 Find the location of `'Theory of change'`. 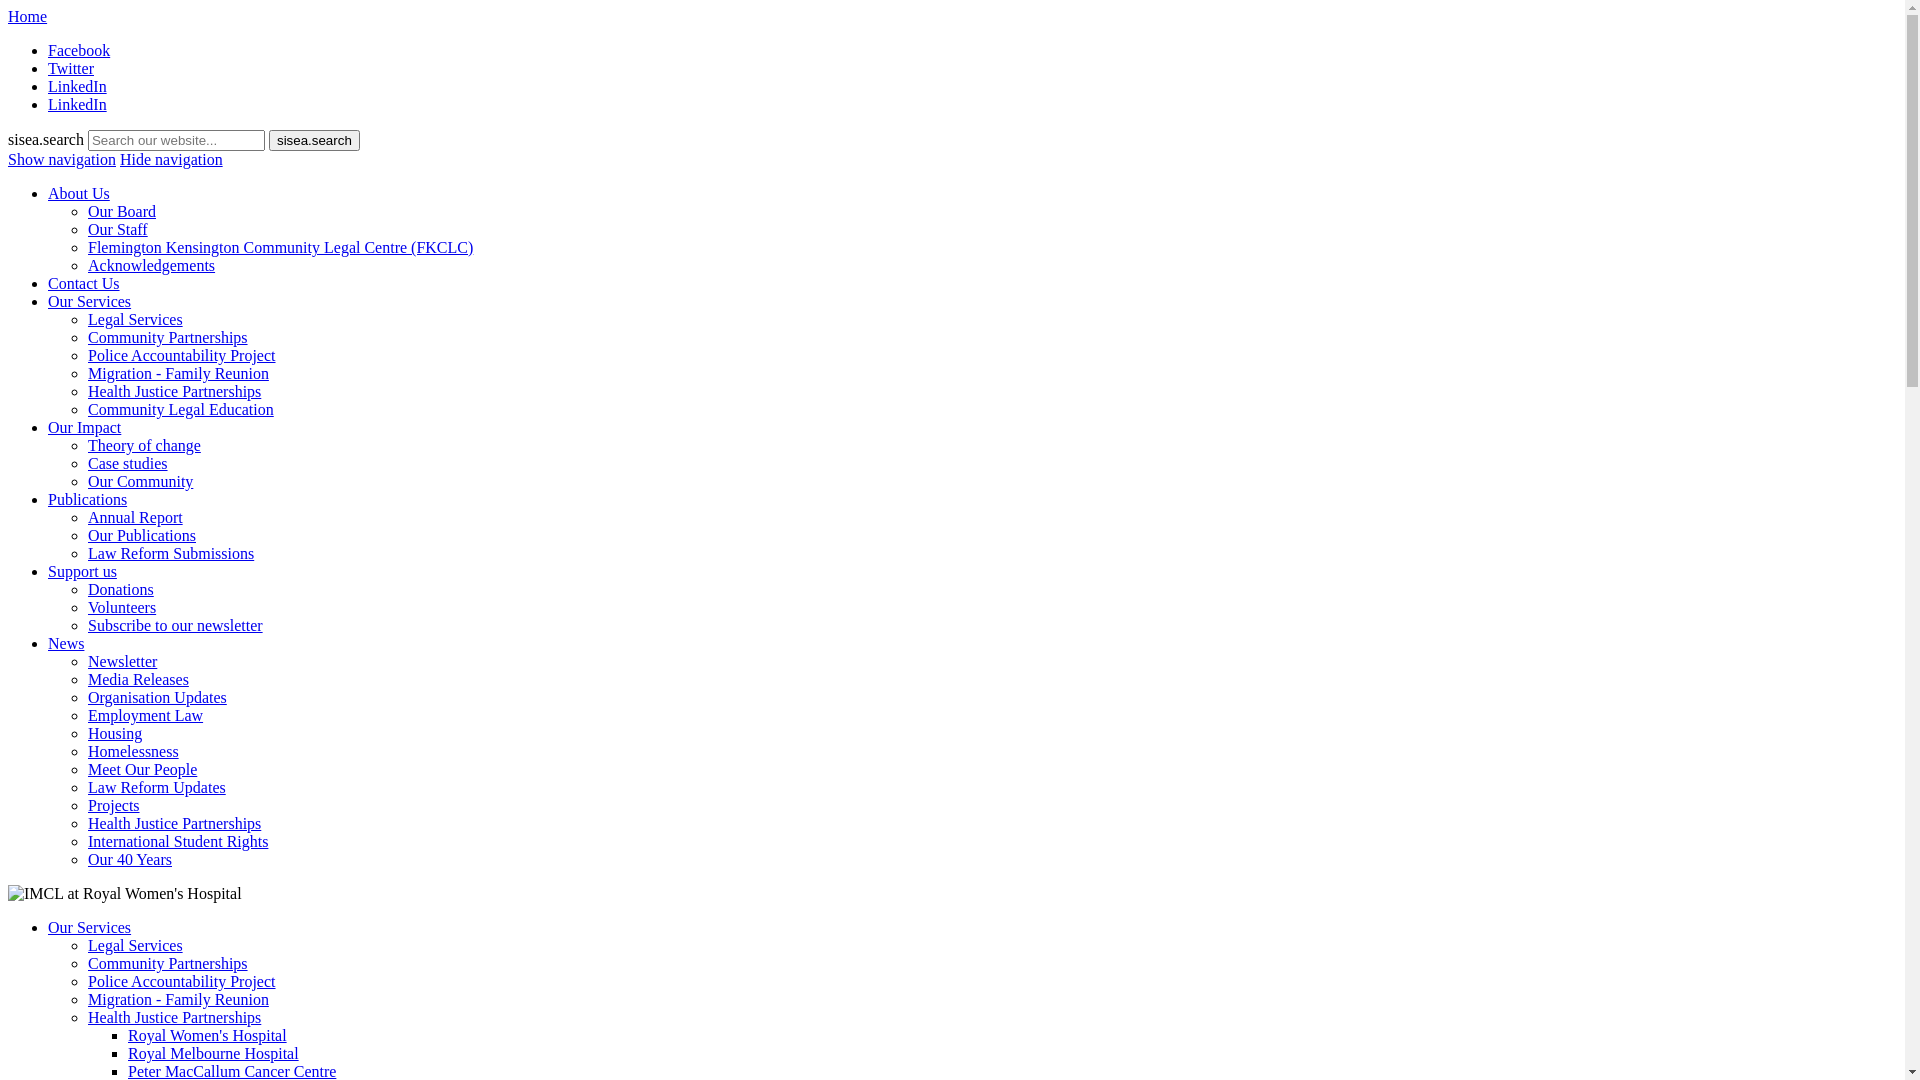

'Theory of change' is located at coordinates (86, 444).